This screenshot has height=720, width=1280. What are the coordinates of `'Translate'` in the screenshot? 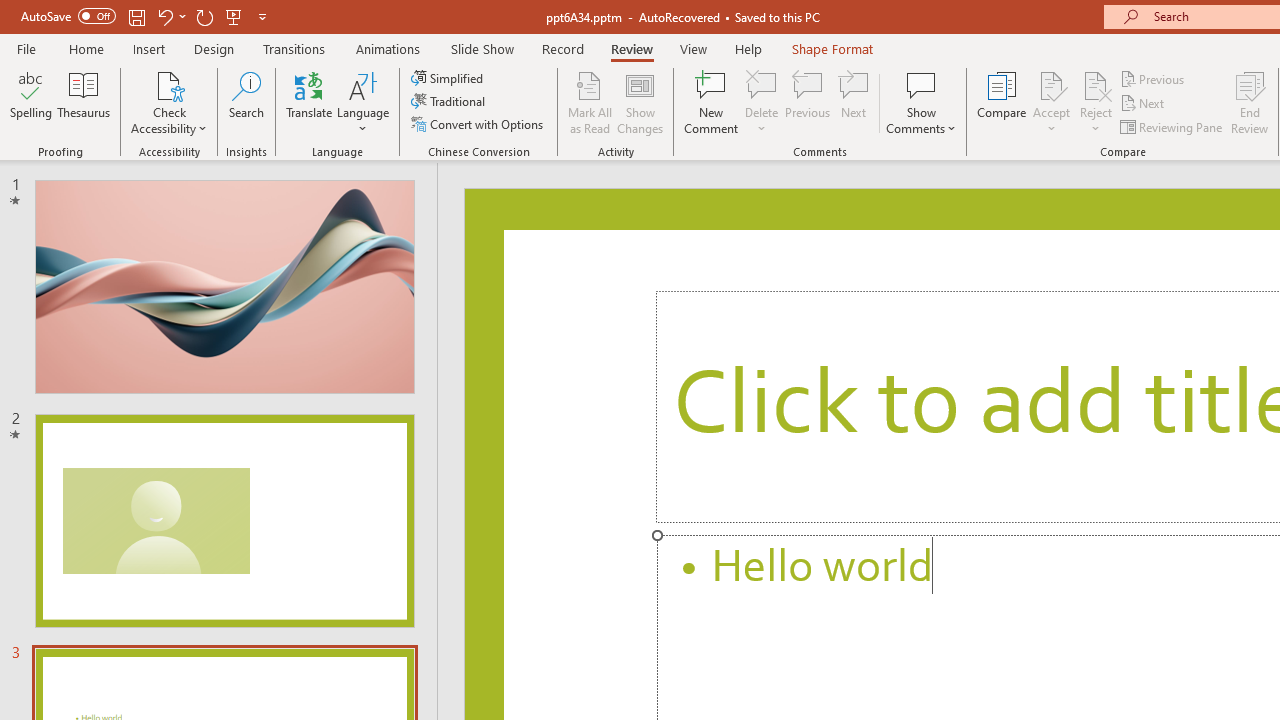 It's located at (308, 103).